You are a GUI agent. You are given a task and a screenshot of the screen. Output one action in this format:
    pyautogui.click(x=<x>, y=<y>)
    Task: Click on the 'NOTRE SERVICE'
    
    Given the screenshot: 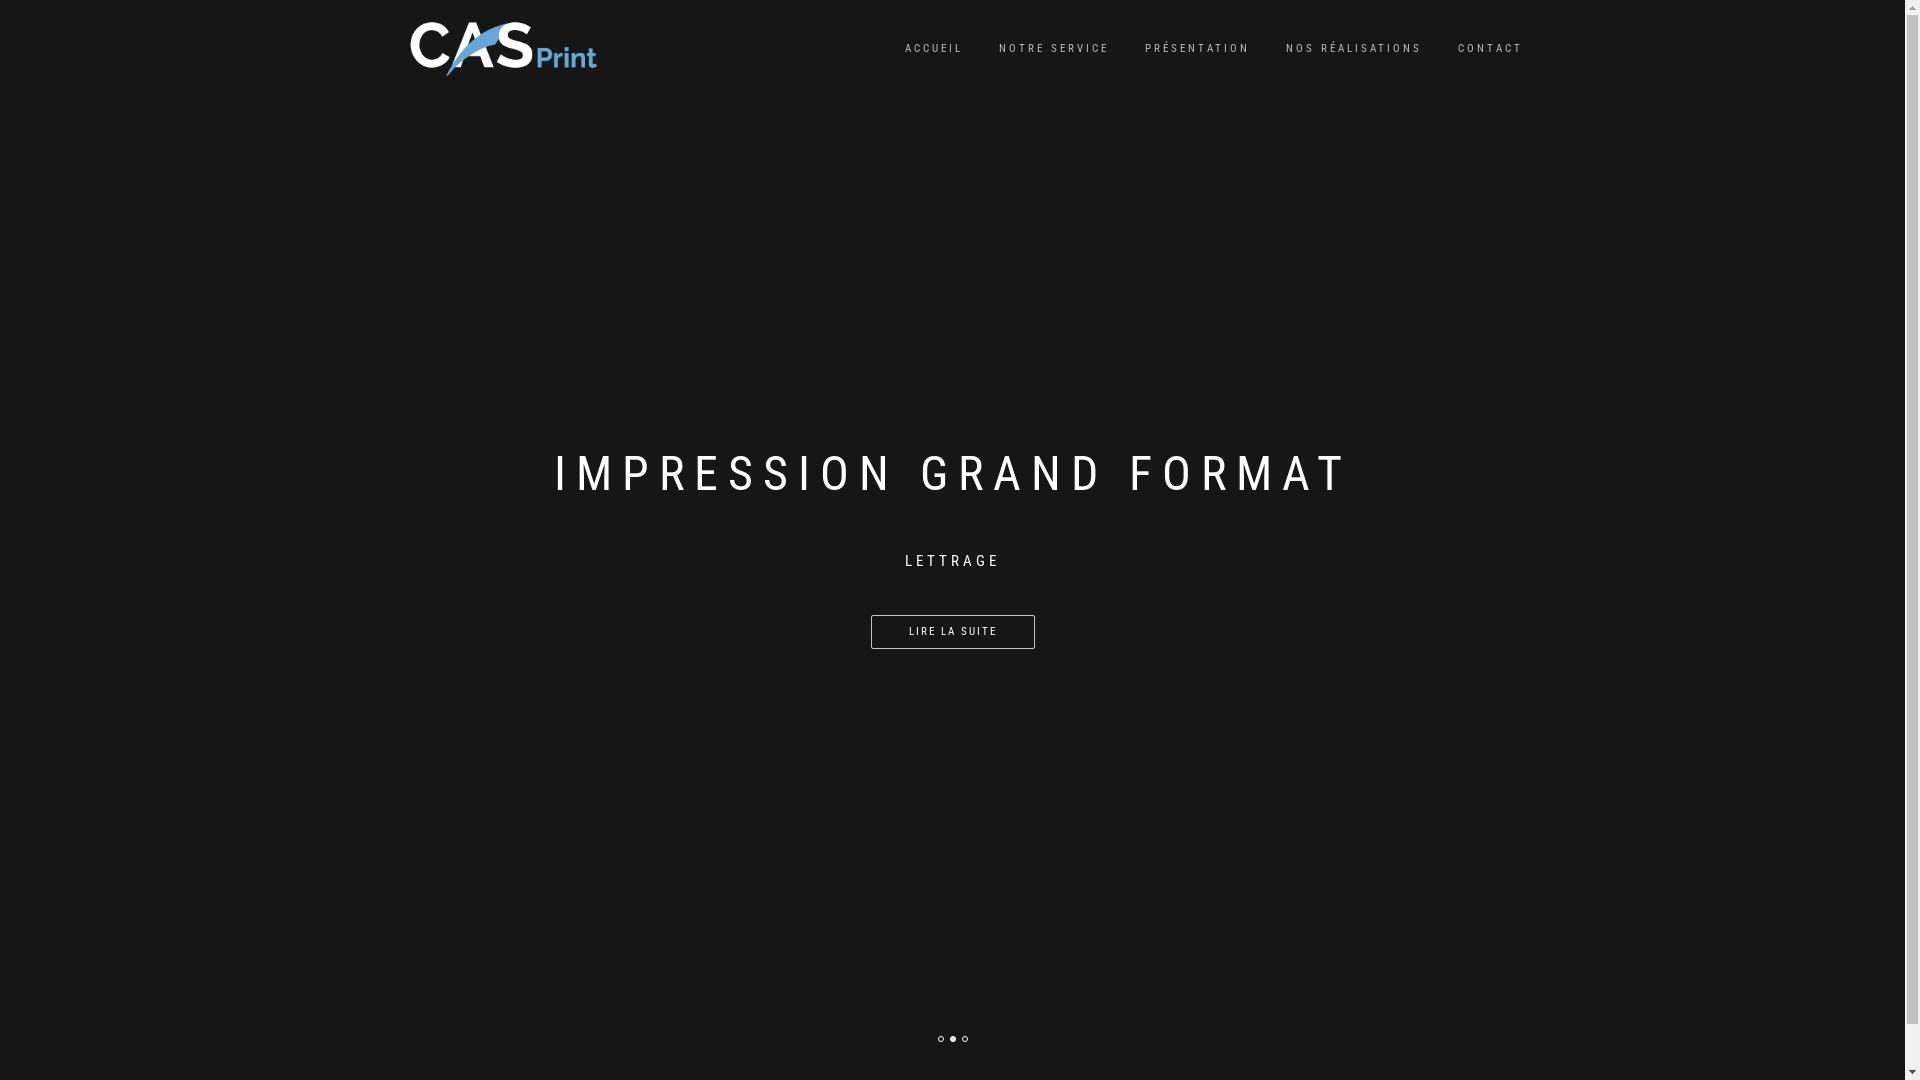 What is the action you would take?
    pyautogui.click(x=1053, y=48)
    